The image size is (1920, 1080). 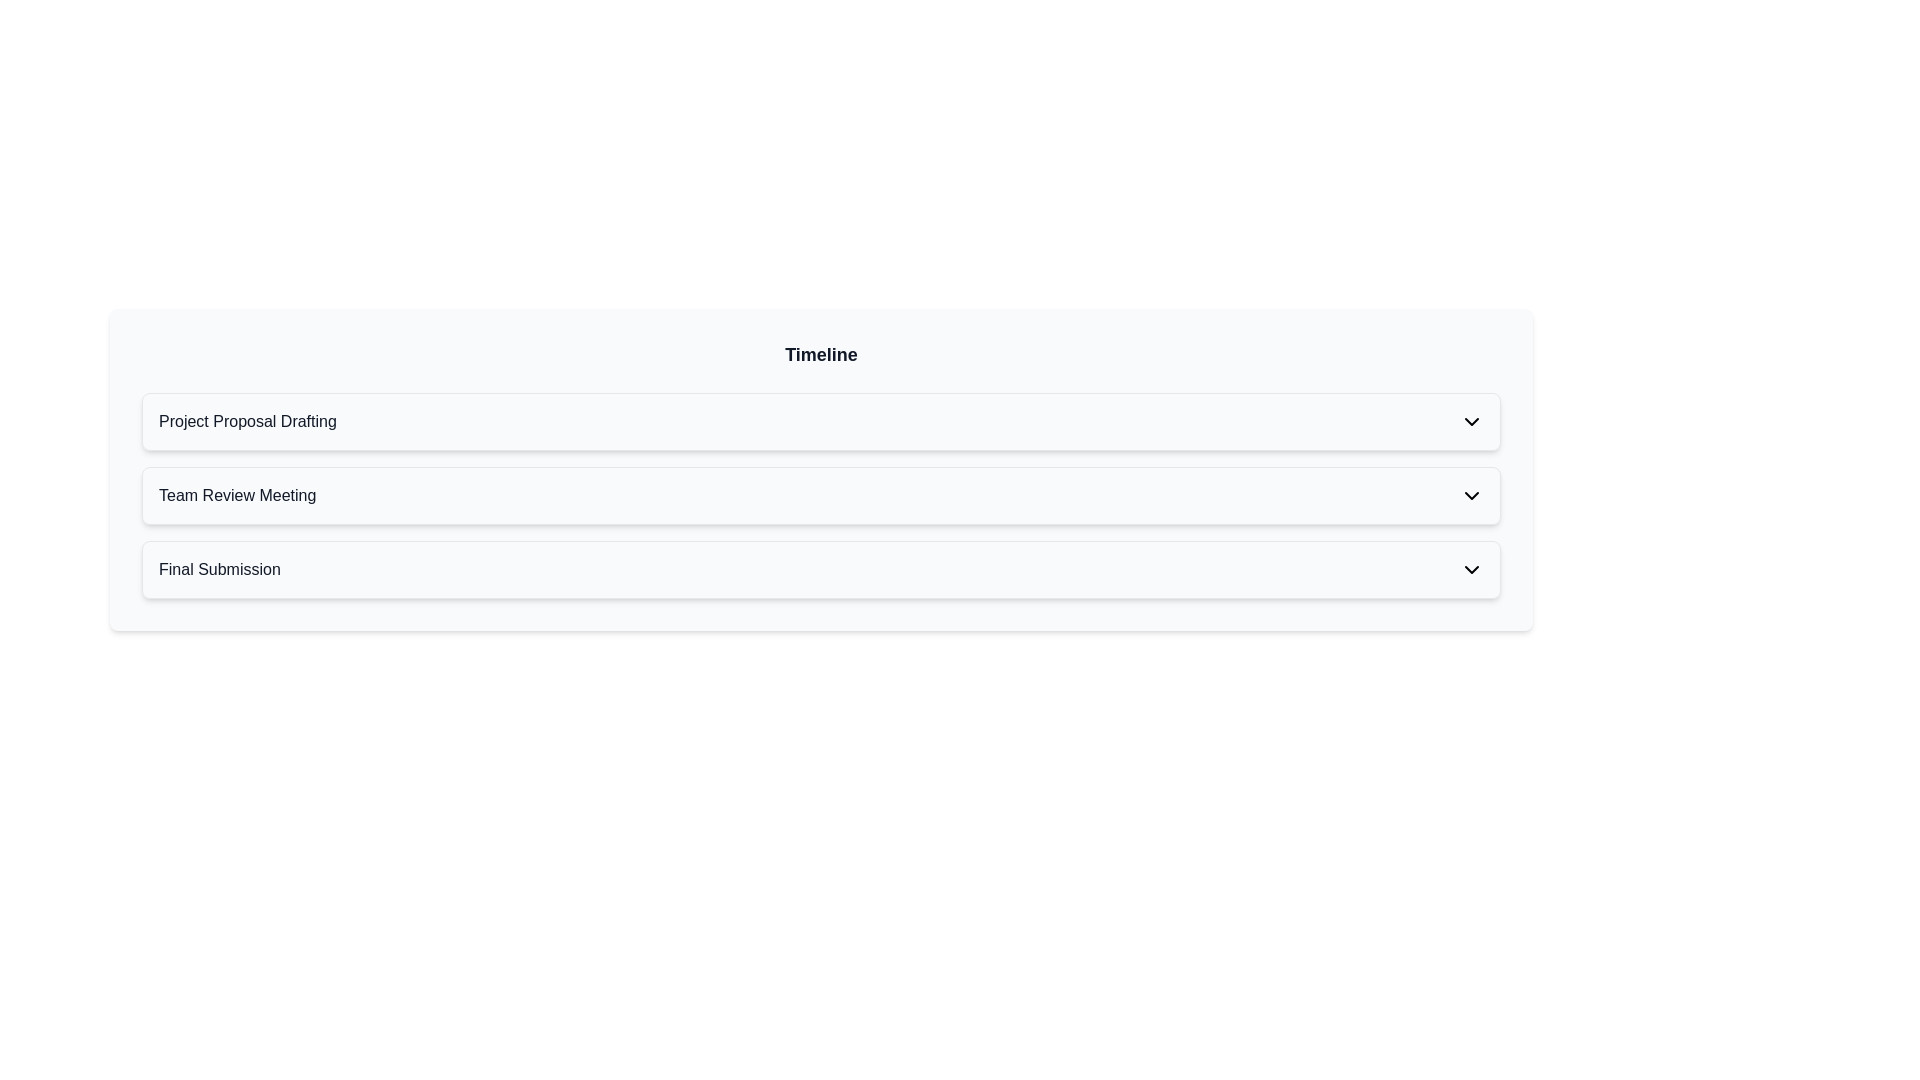 What do you see at coordinates (1472, 420) in the screenshot?
I see `the downward-pointing chevron icon at the far right end of the 'Project Proposal Drafting' row` at bounding box center [1472, 420].